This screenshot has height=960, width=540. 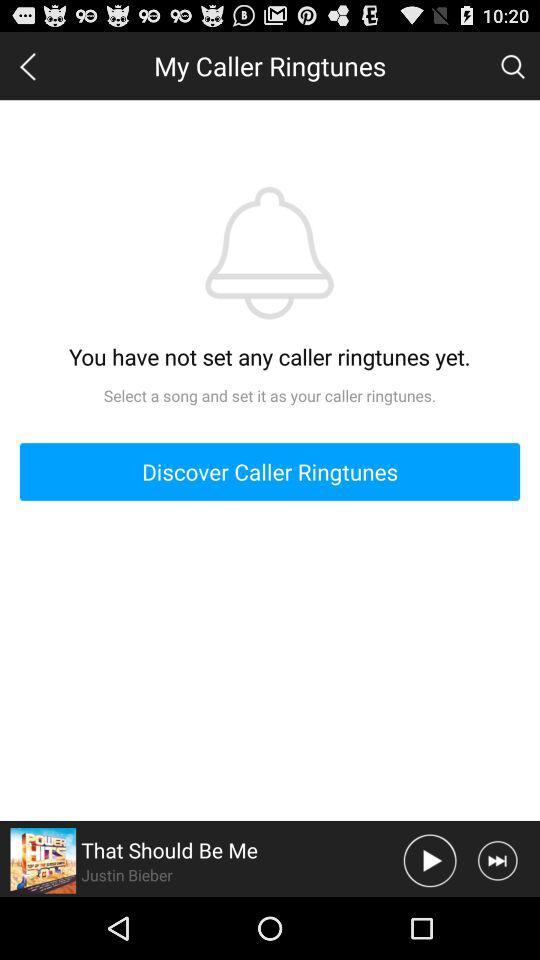 I want to click on skip to the next, so click(x=496, y=859).